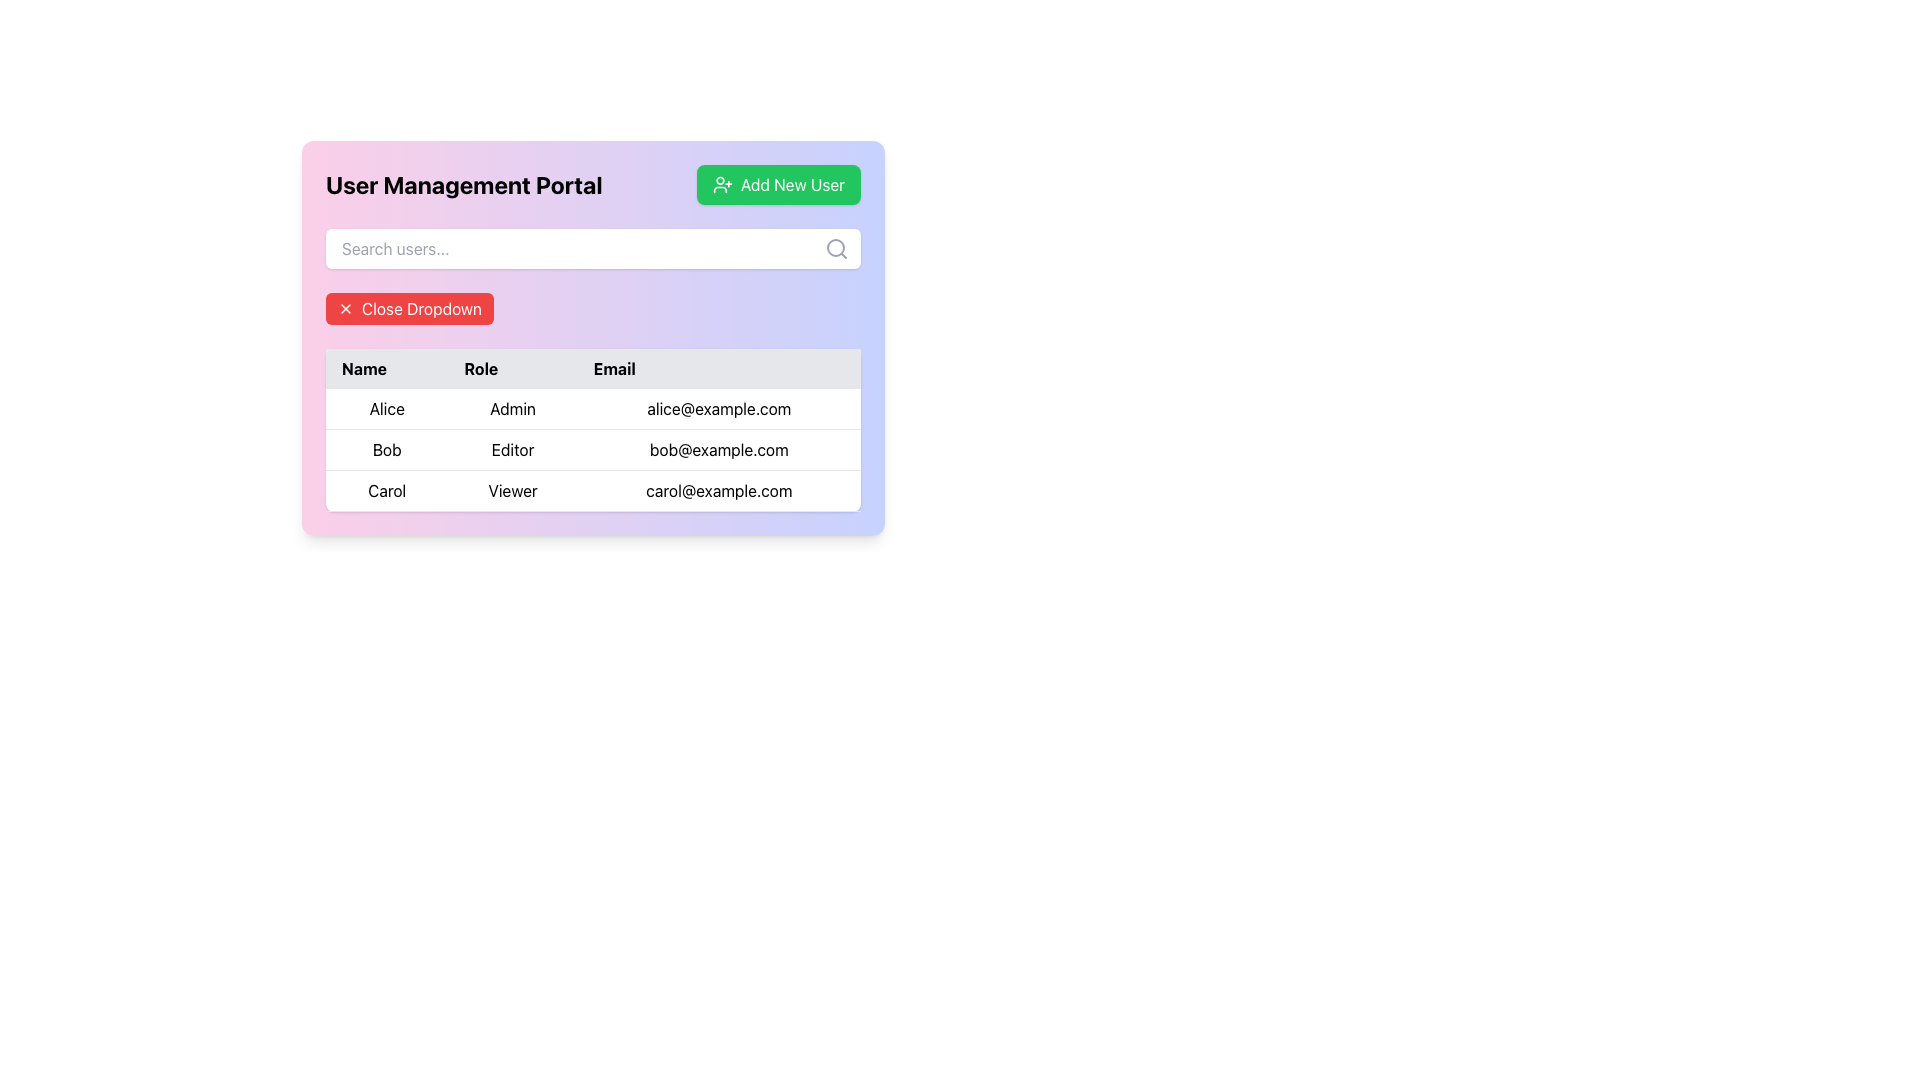 This screenshot has height=1080, width=1920. What do you see at coordinates (592, 450) in the screenshot?
I see `the email 'bob@example.com'` at bounding box center [592, 450].